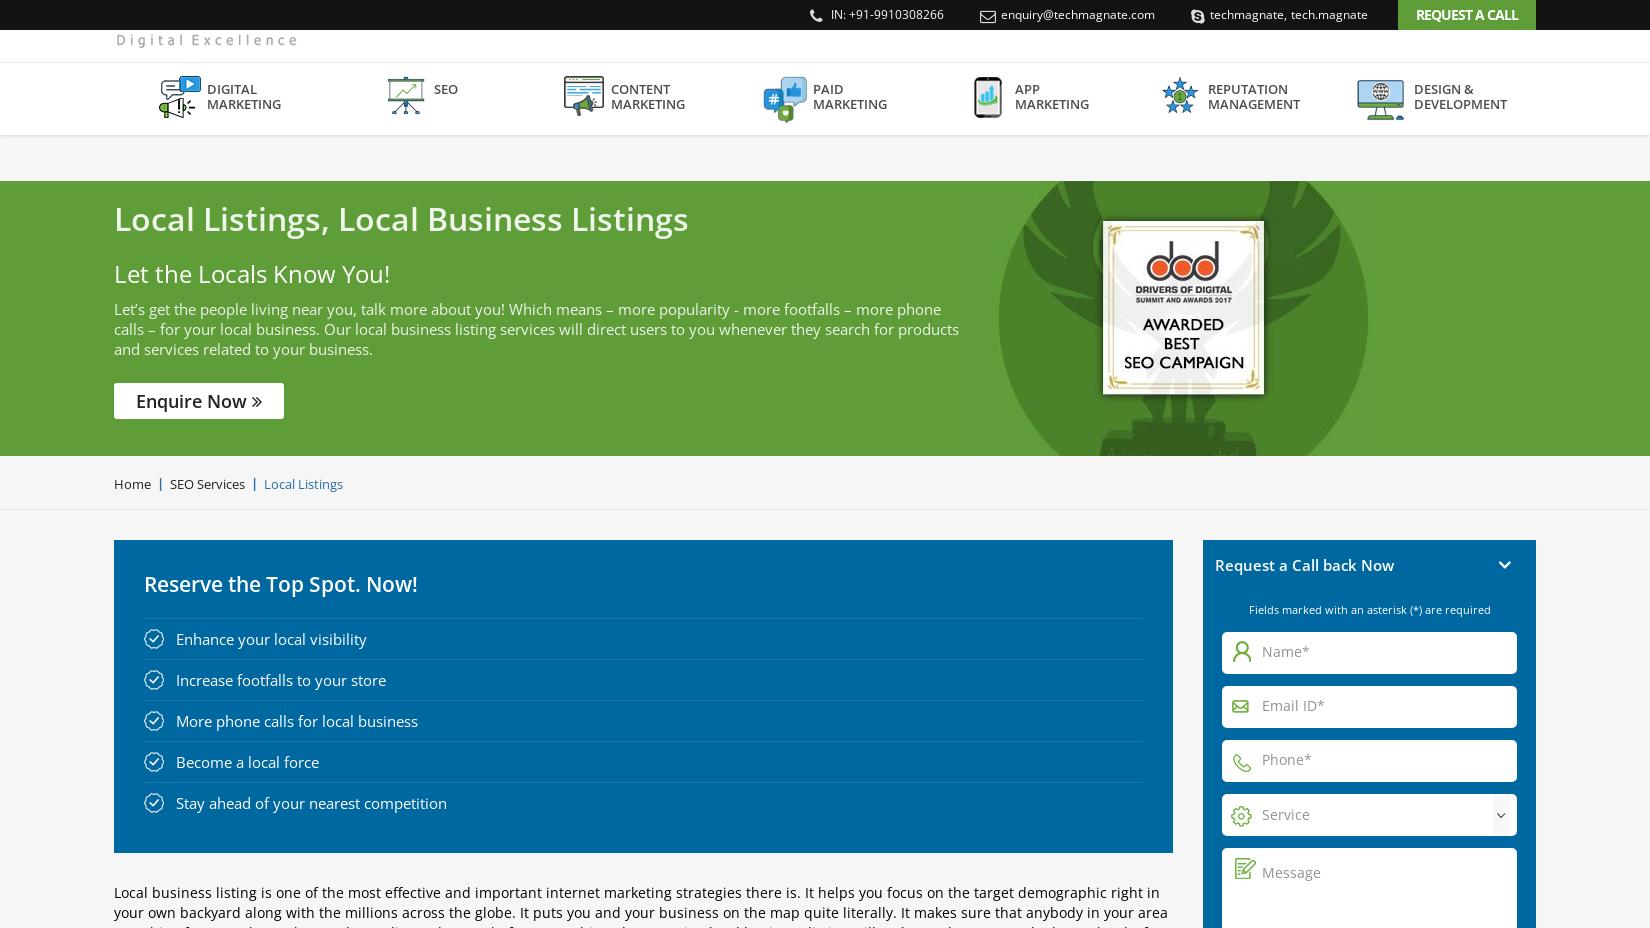 The image size is (1650, 928). What do you see at coordinates (639, 135) in the screenshot?
I see `'Content'` at bounding box center [639, 135].